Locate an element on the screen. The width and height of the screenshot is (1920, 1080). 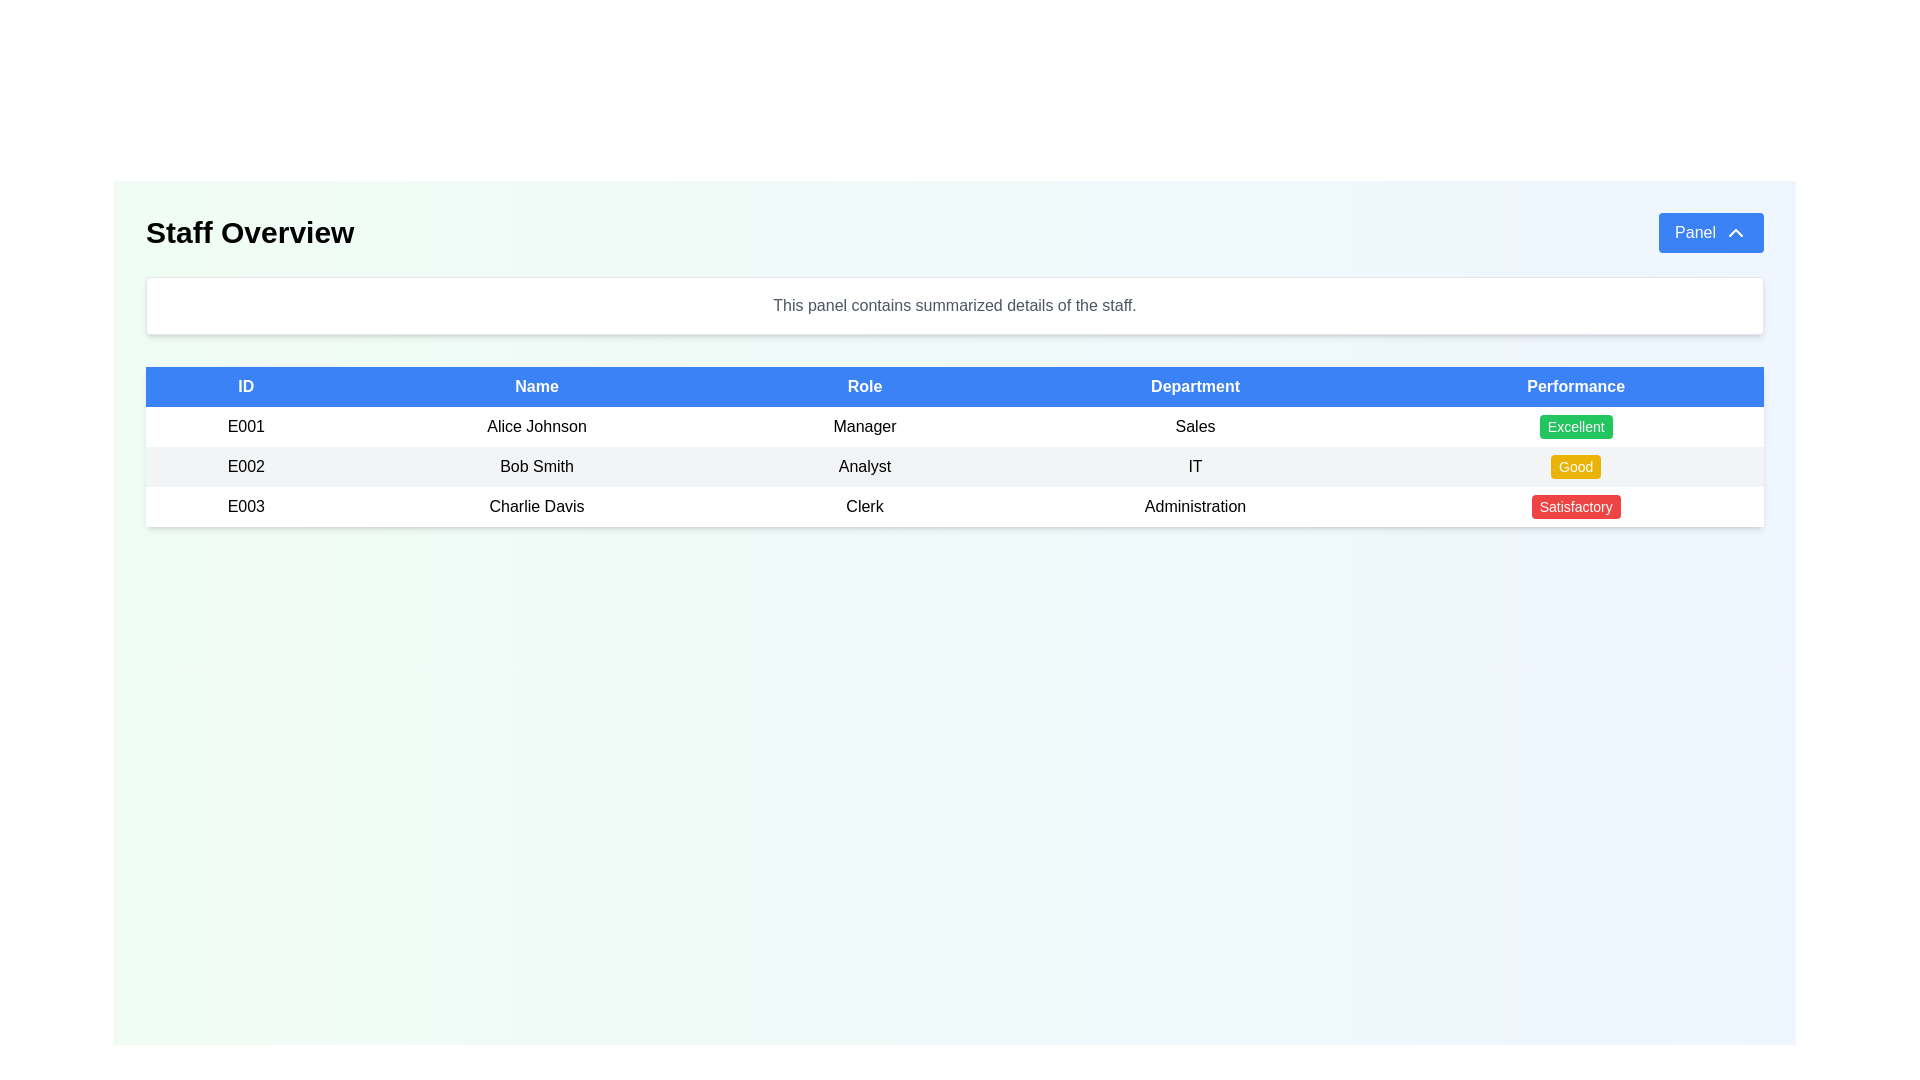
the text label identifier in the second row of the table under the 'ID' column, which is associated with 'Bob Smith' is located at coordinates (245, 466).